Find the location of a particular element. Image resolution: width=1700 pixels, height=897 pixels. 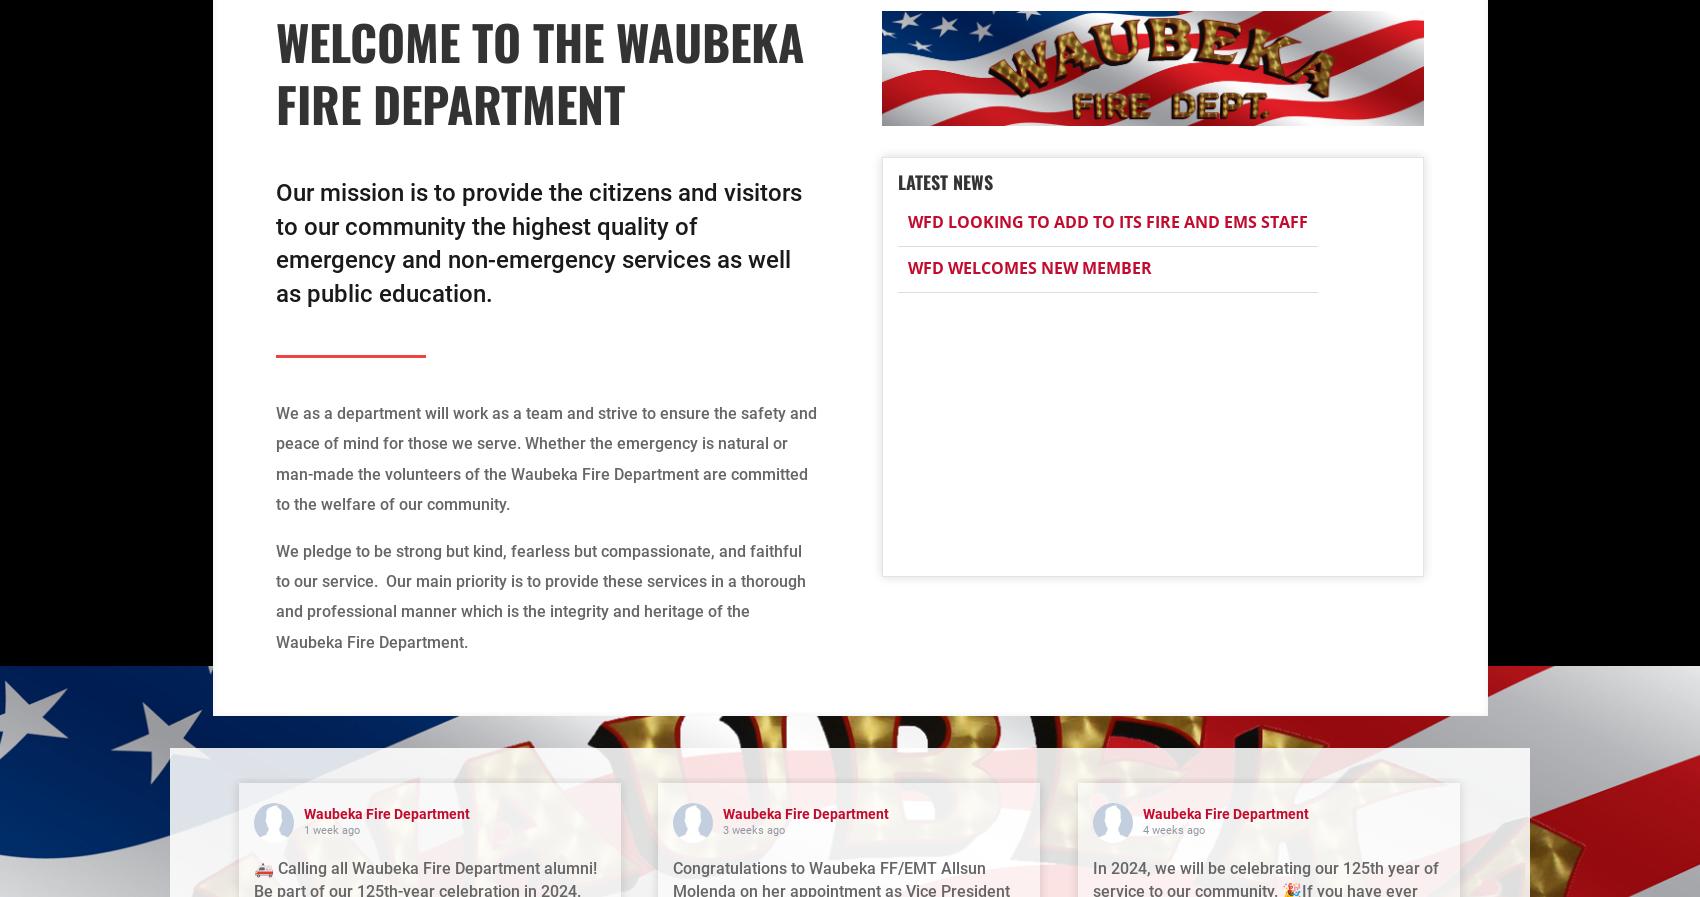

'wfd looking to add to its fire and ems staff' is located at coordinates (906, 221).